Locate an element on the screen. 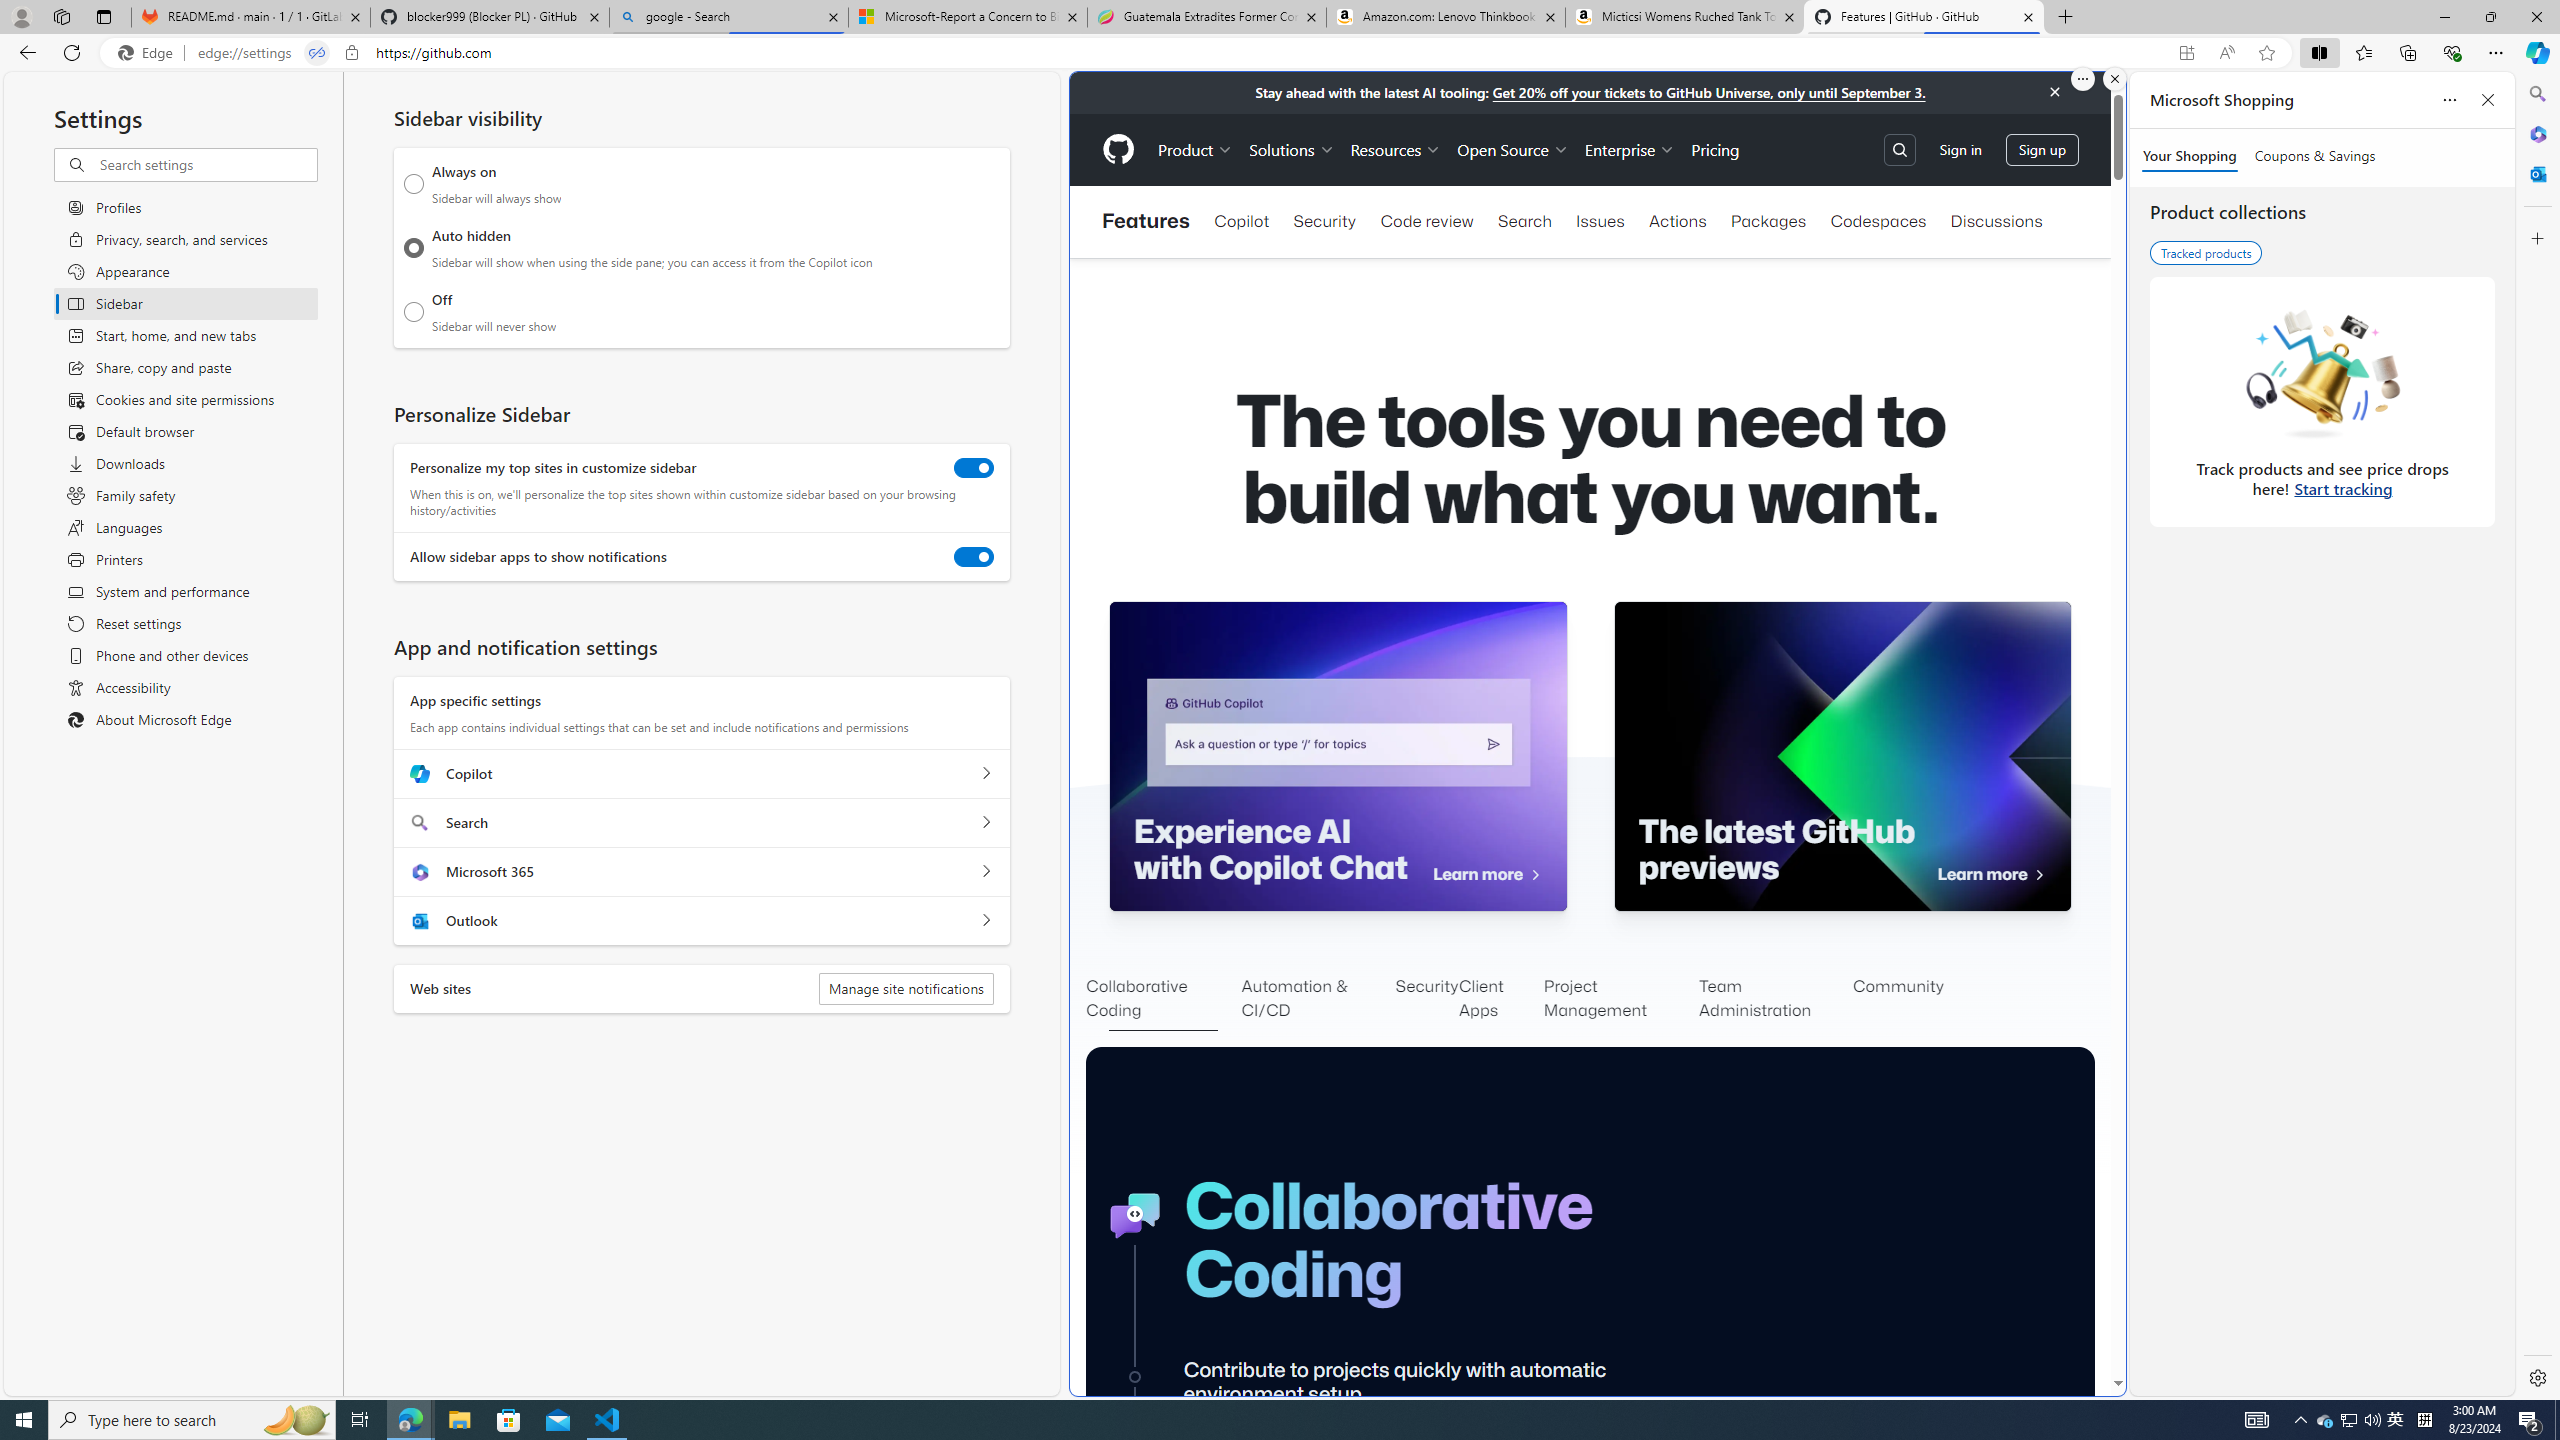 The height and width of the screenshot is (1440, 2560). 'Enterprise' is located at coordinates (1630, 149).